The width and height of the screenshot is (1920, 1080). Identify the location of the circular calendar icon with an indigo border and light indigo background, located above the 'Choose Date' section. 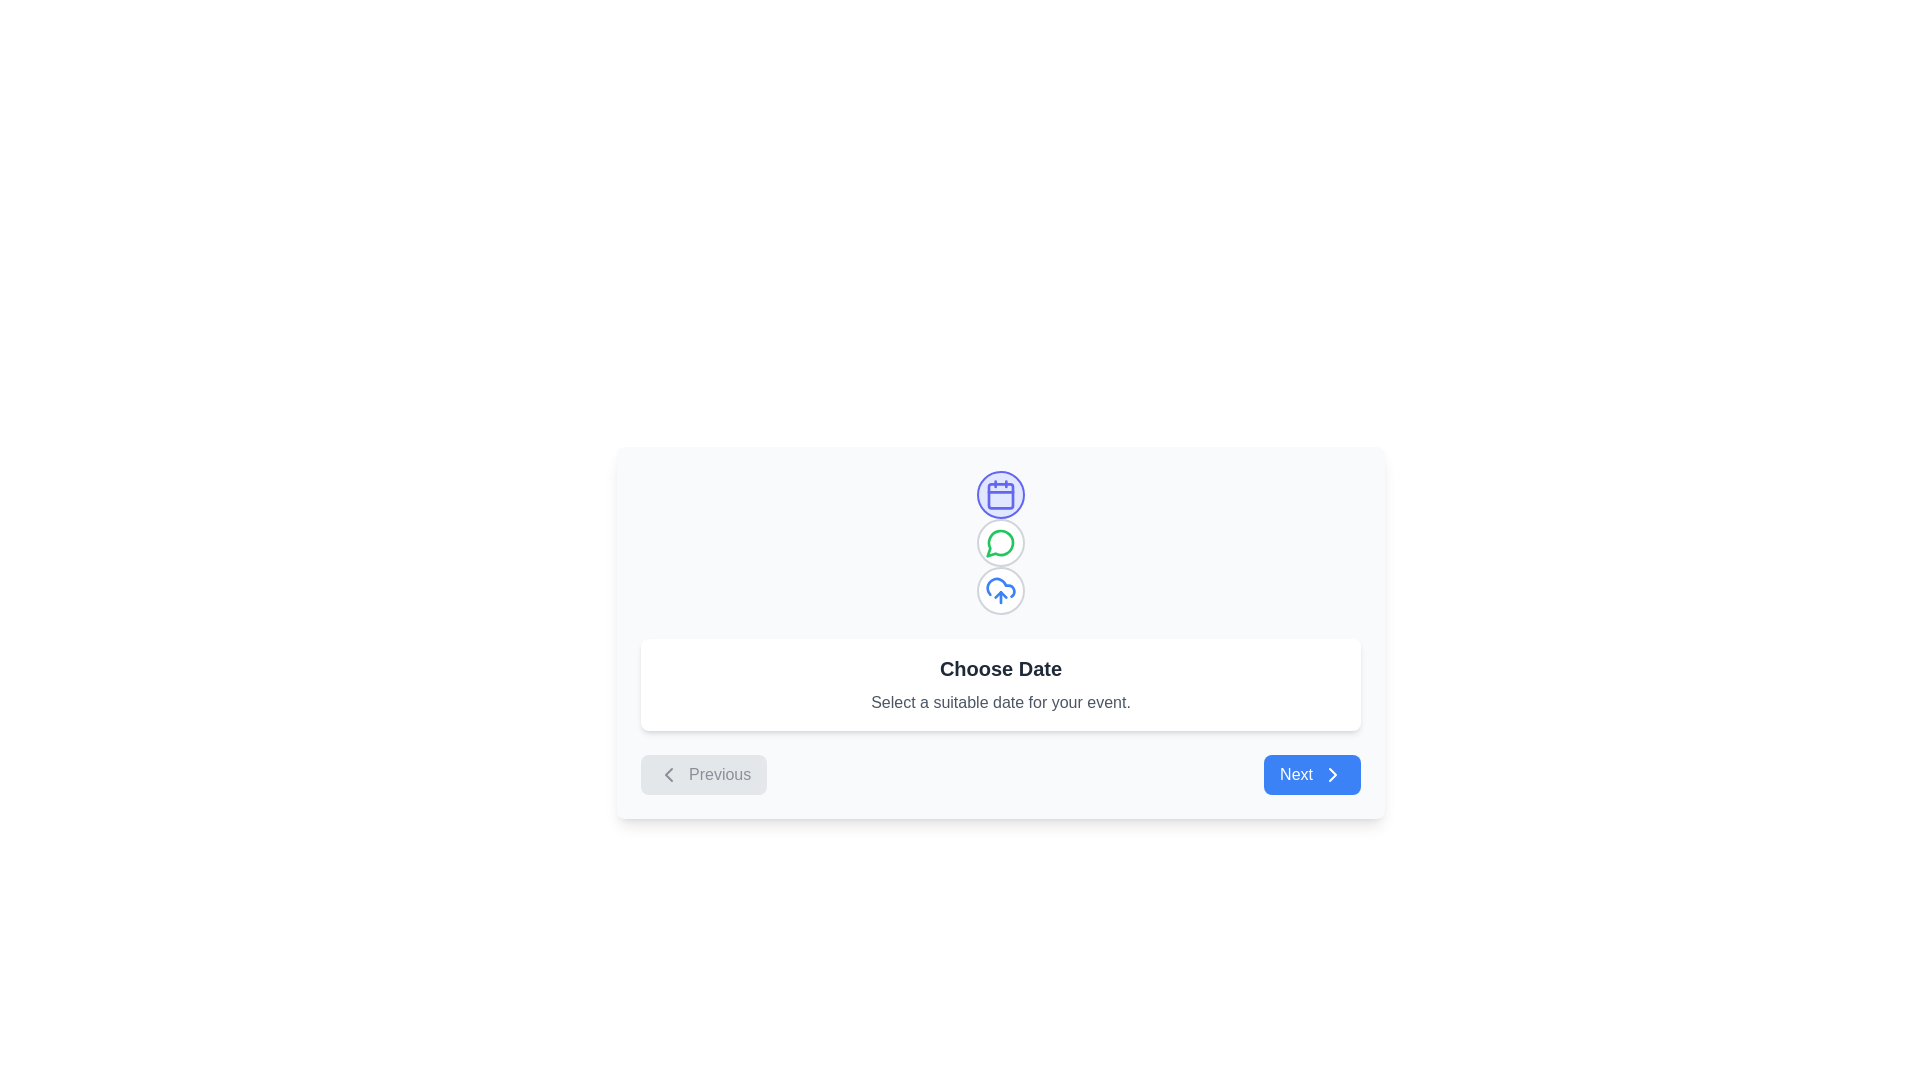
(1001, 494).